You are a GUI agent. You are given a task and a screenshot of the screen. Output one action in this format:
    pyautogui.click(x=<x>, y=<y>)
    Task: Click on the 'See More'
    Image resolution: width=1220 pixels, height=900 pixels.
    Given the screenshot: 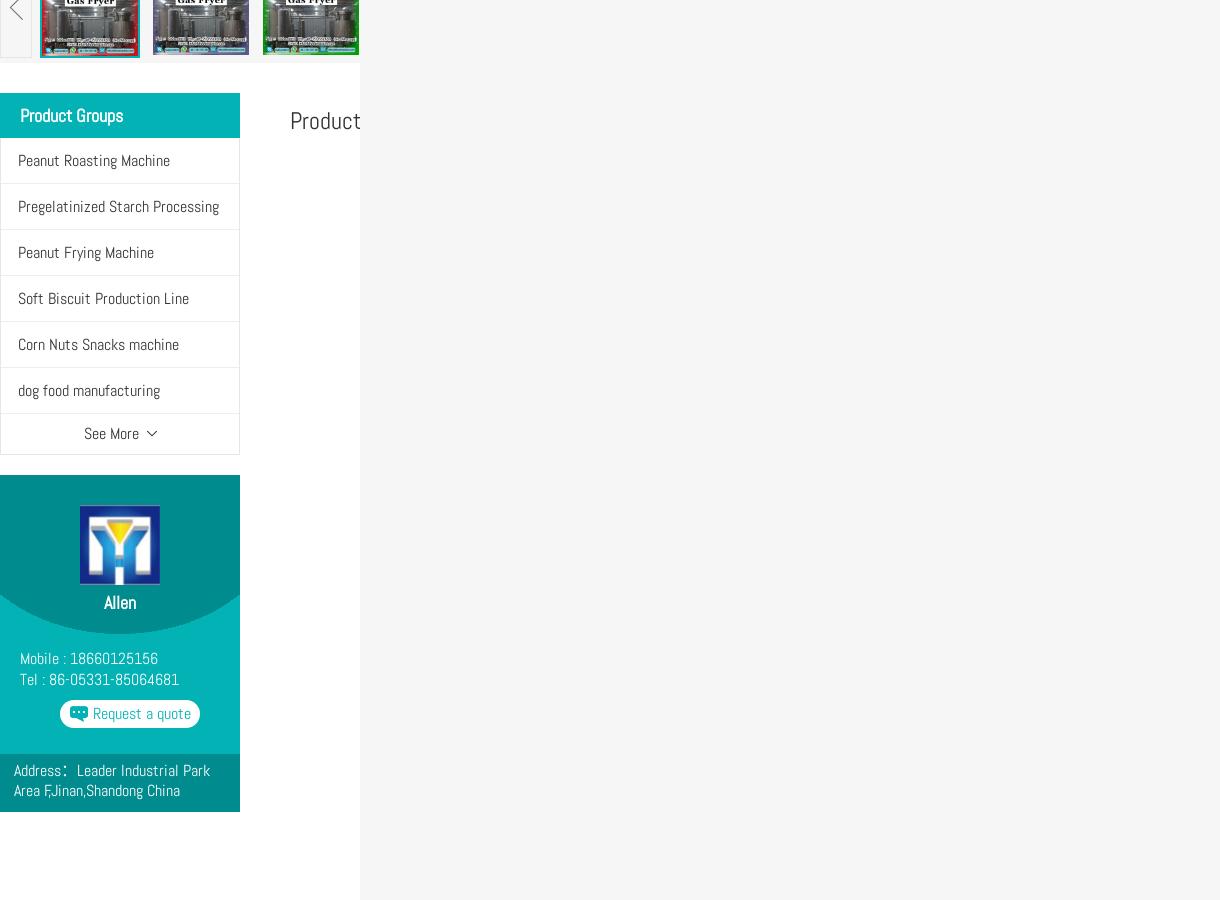 What is the action you would take?
    pyautogui.click(x=110, y=433)
    